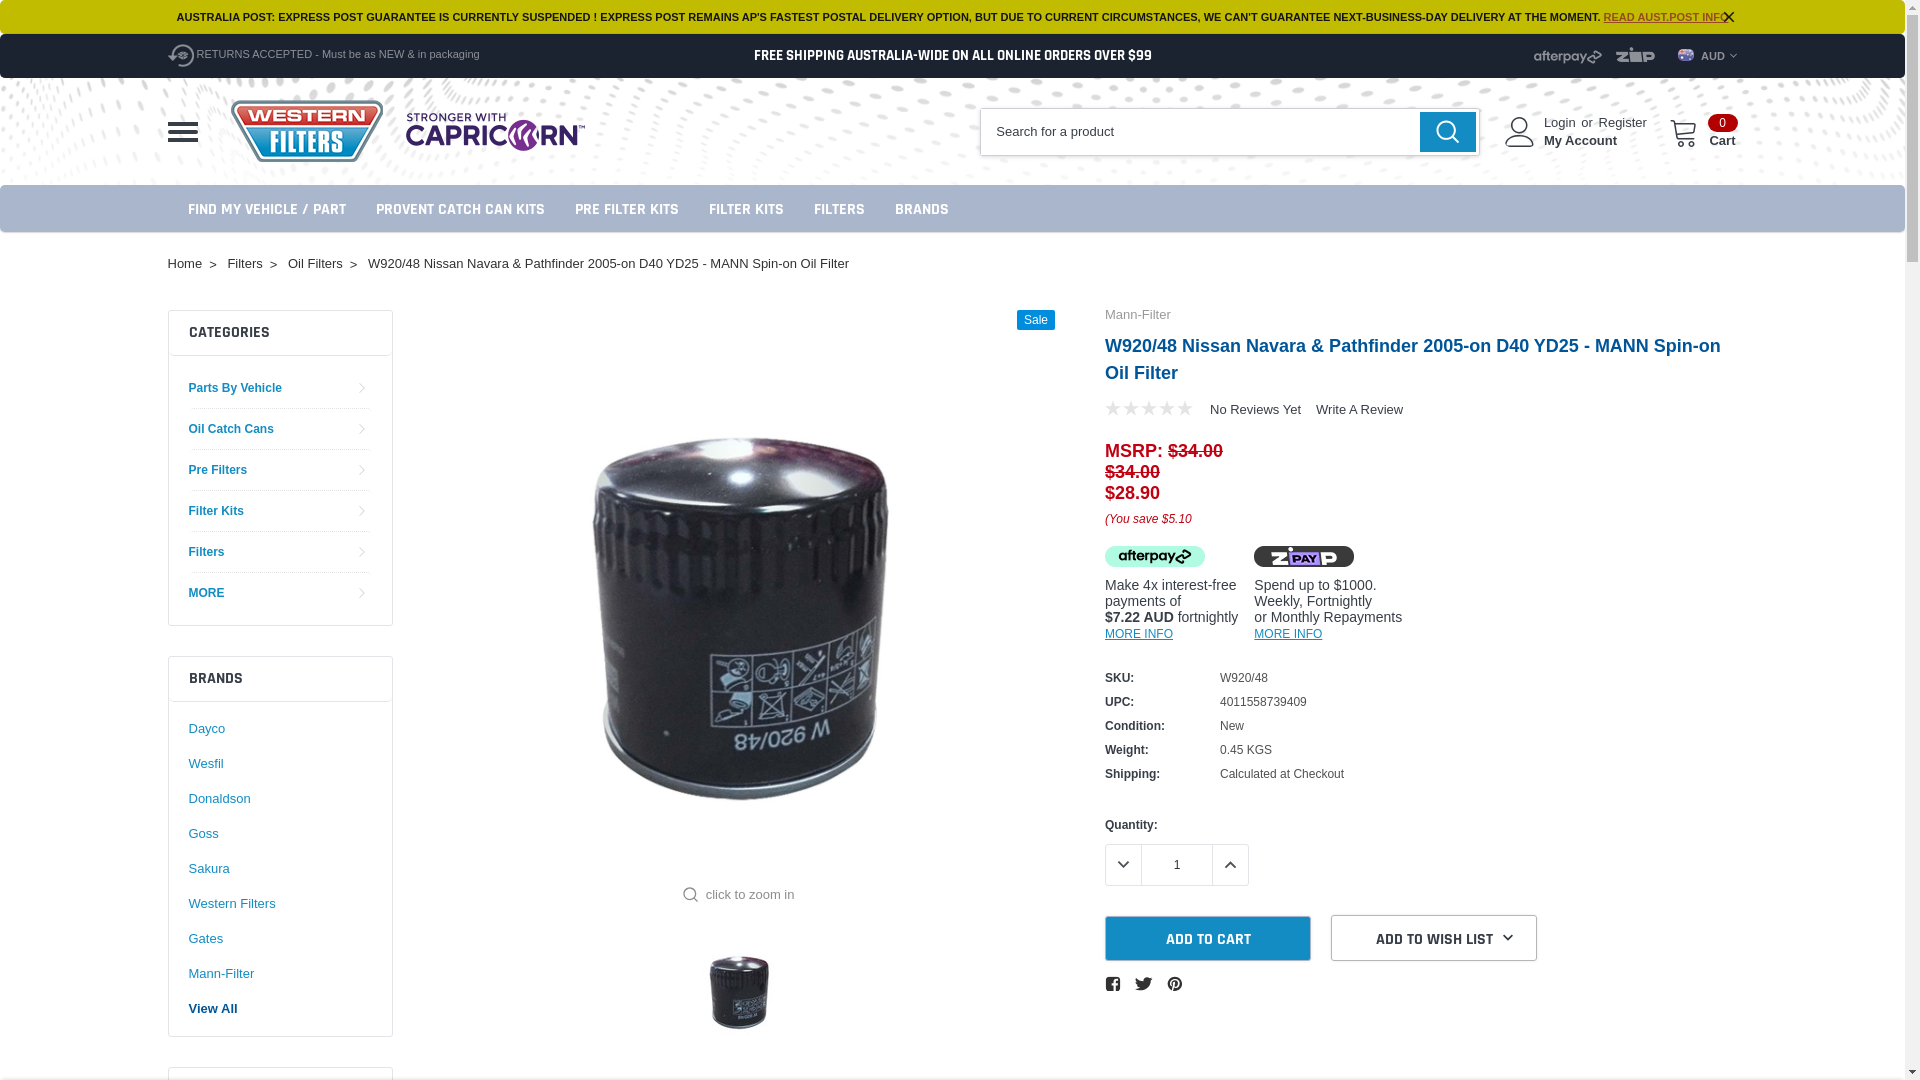  What do you see at coordinates (1678, 55) in the screenshot?
I see `'AUD'` at bounding box center [1678, 55].